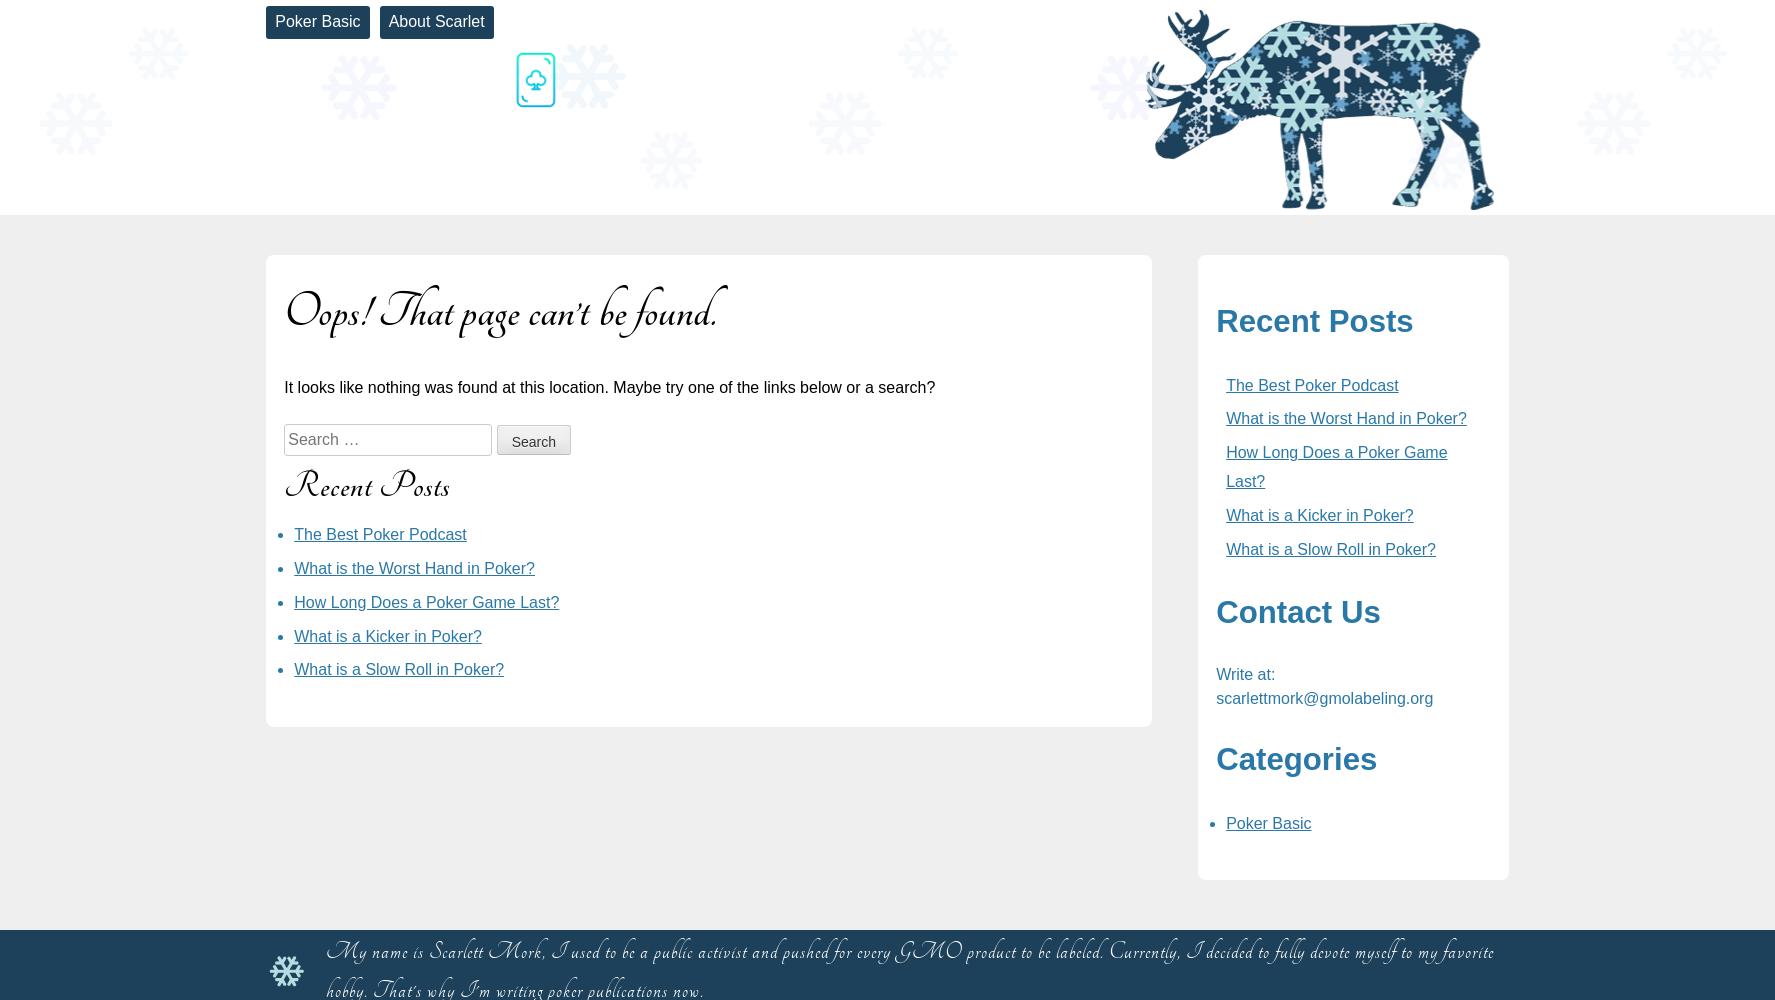  Describe the element at coordinates (1295, 758) in the screenshot. I see `'Categories'` at that location.